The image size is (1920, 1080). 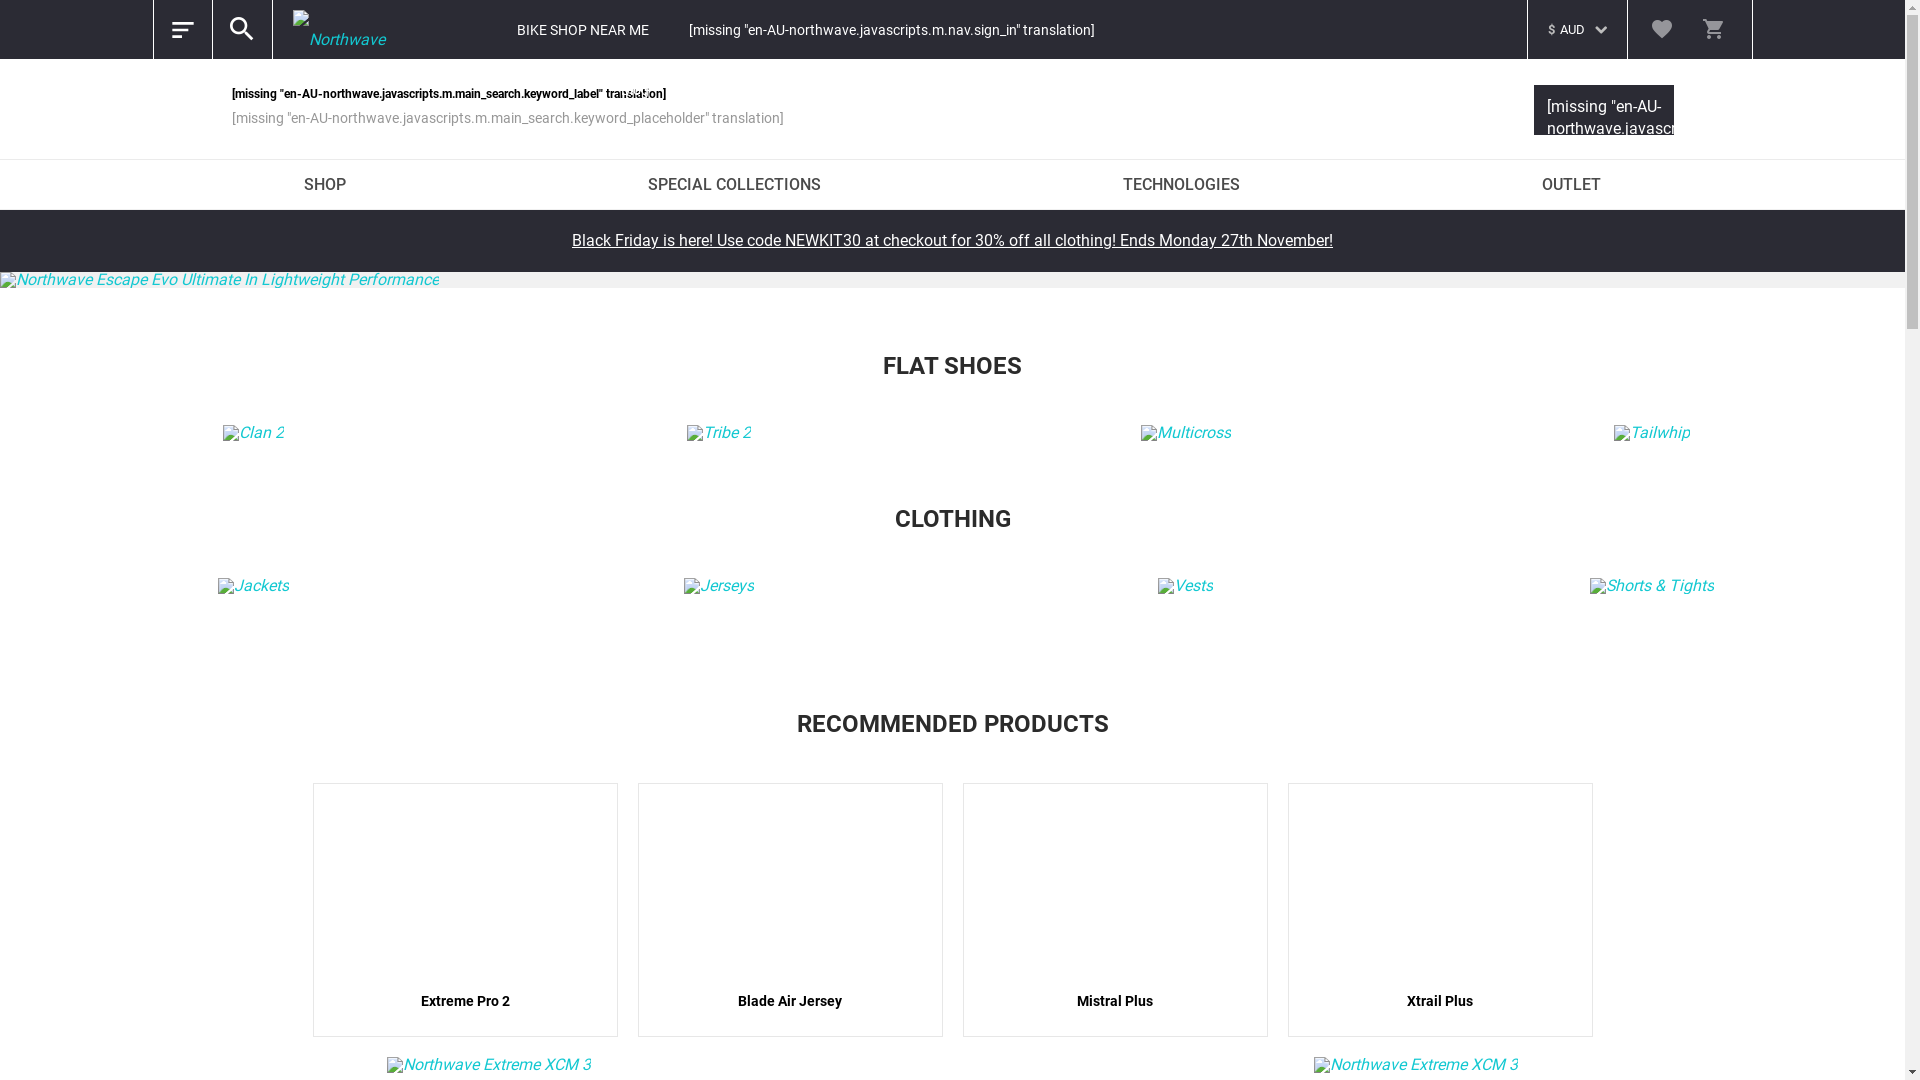 I want to click on '$AUD', so click(x=1536, y=19).